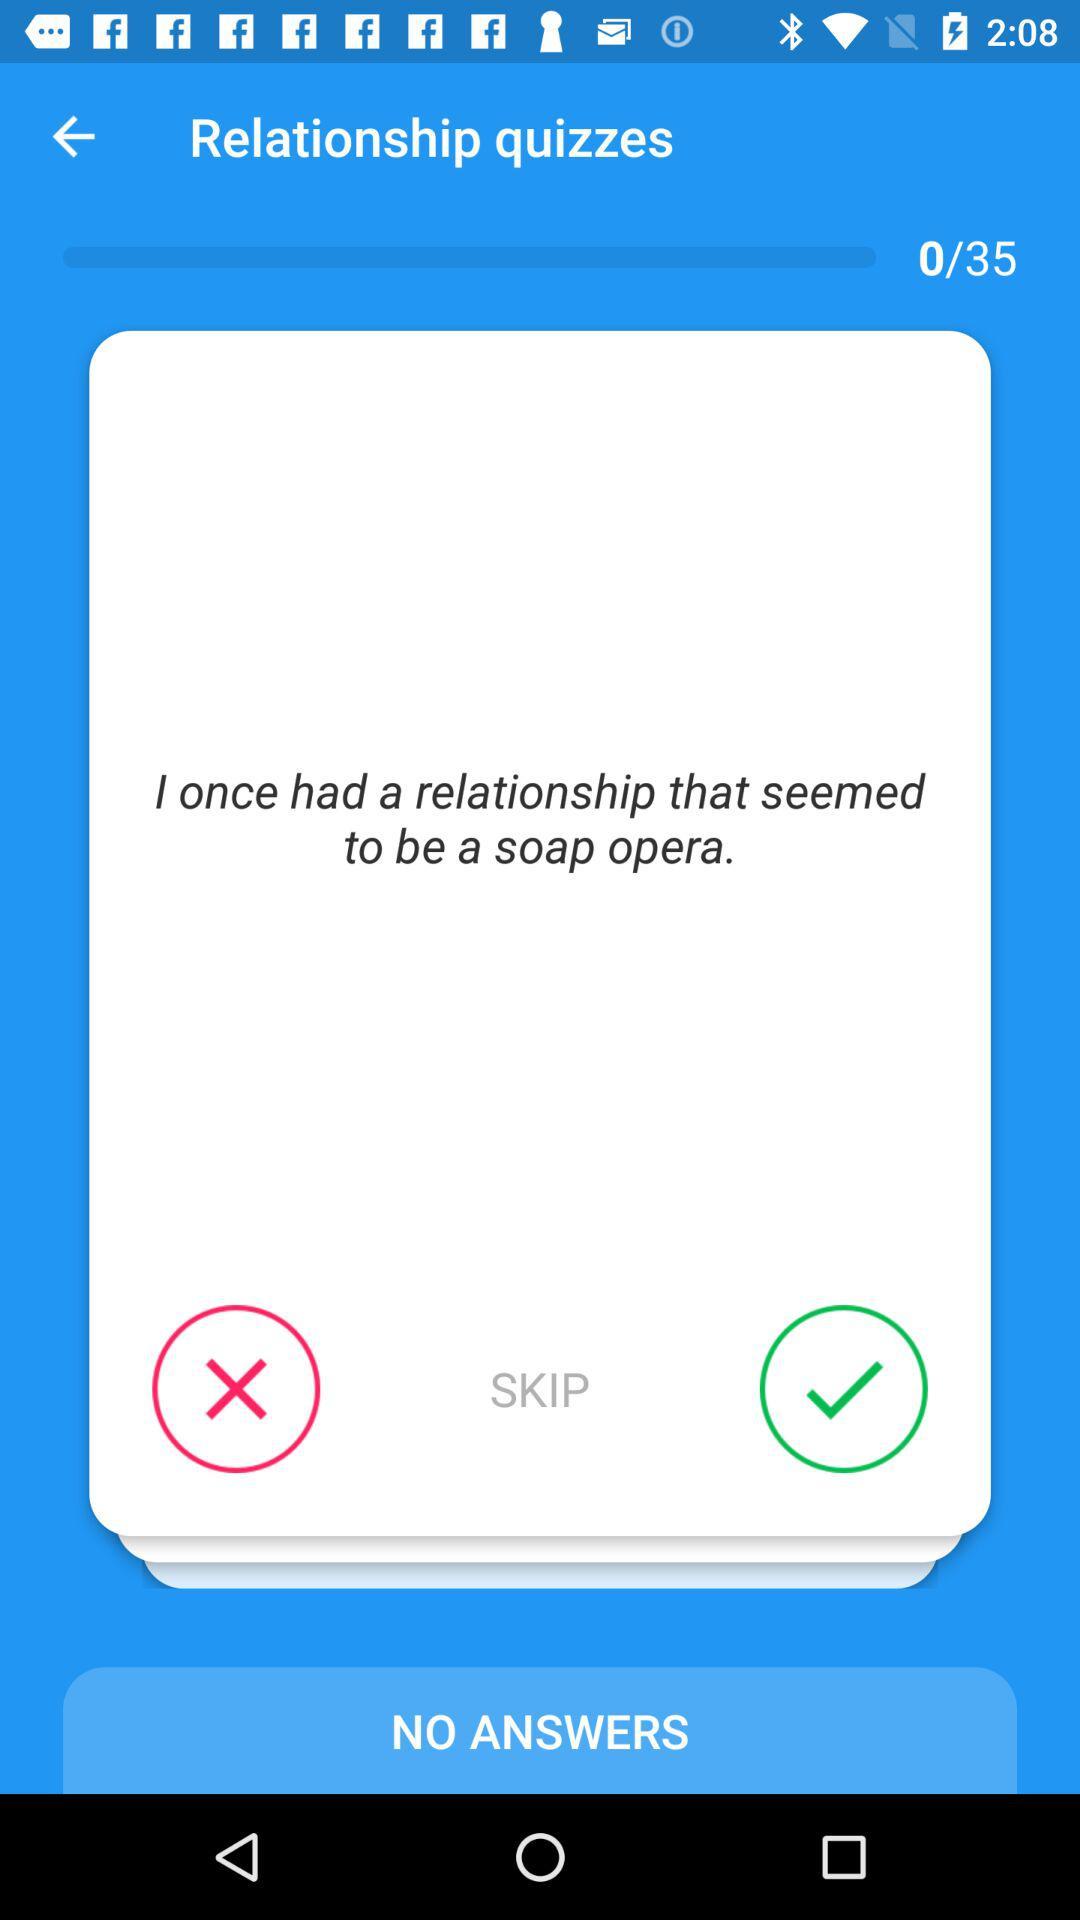 The height and width of the screenshot is (1920, 1080). I want to click on the wrong option, so click(234, 1387).